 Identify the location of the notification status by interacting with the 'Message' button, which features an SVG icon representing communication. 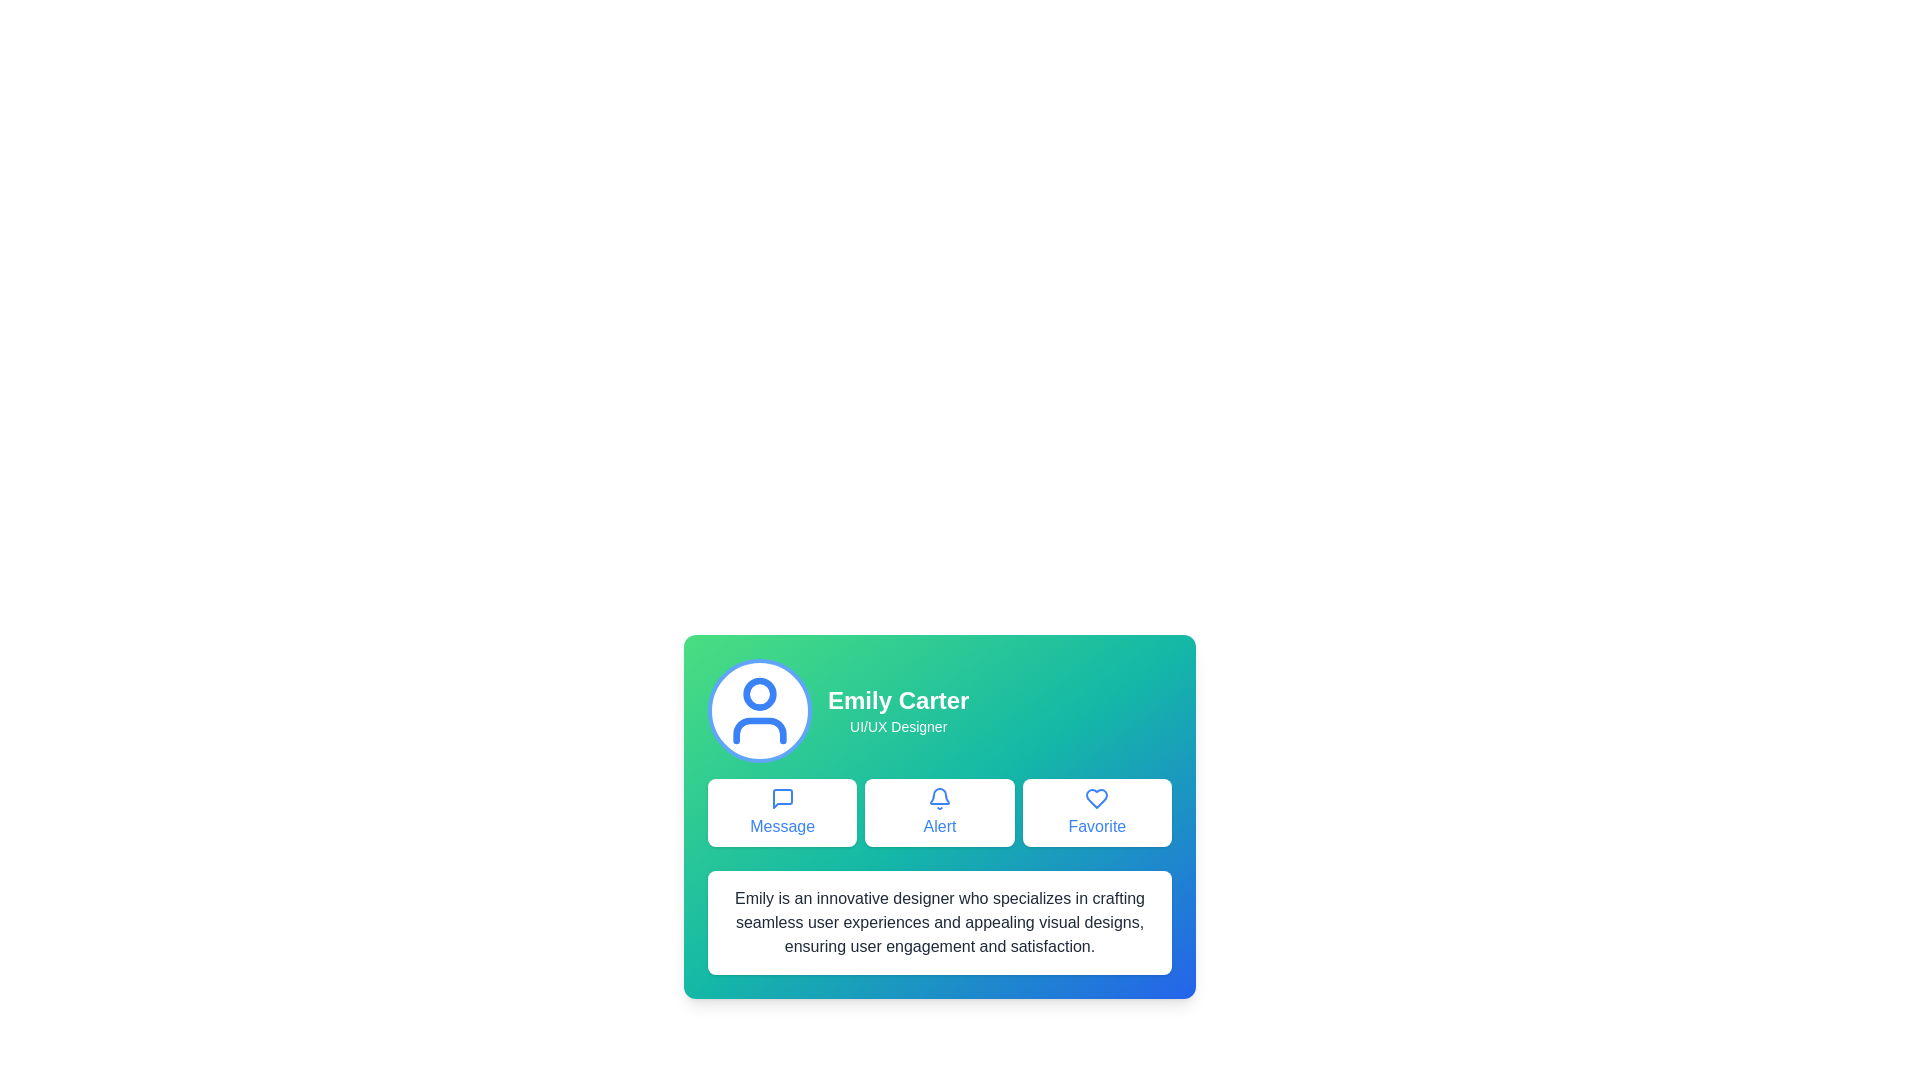
(781, 797).